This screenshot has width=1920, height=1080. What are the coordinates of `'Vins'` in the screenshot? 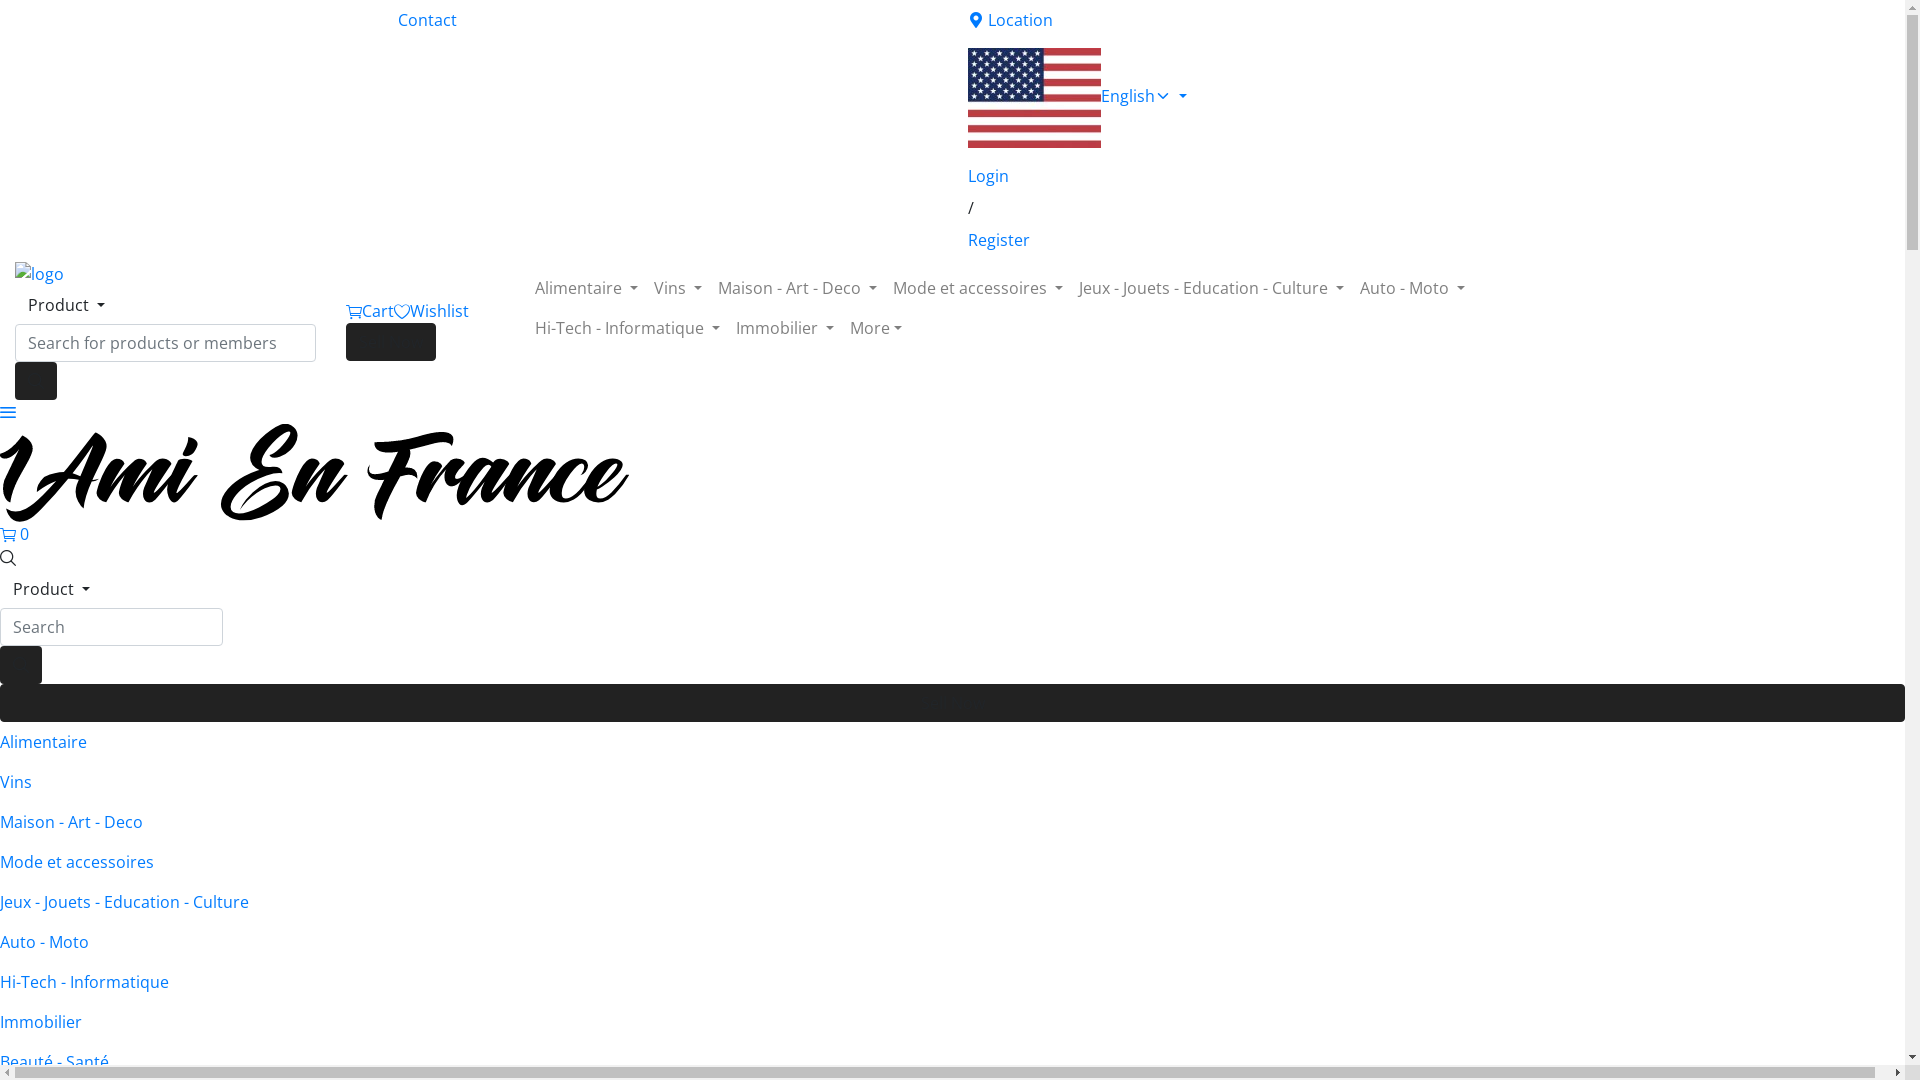 It's located at (677, 288).